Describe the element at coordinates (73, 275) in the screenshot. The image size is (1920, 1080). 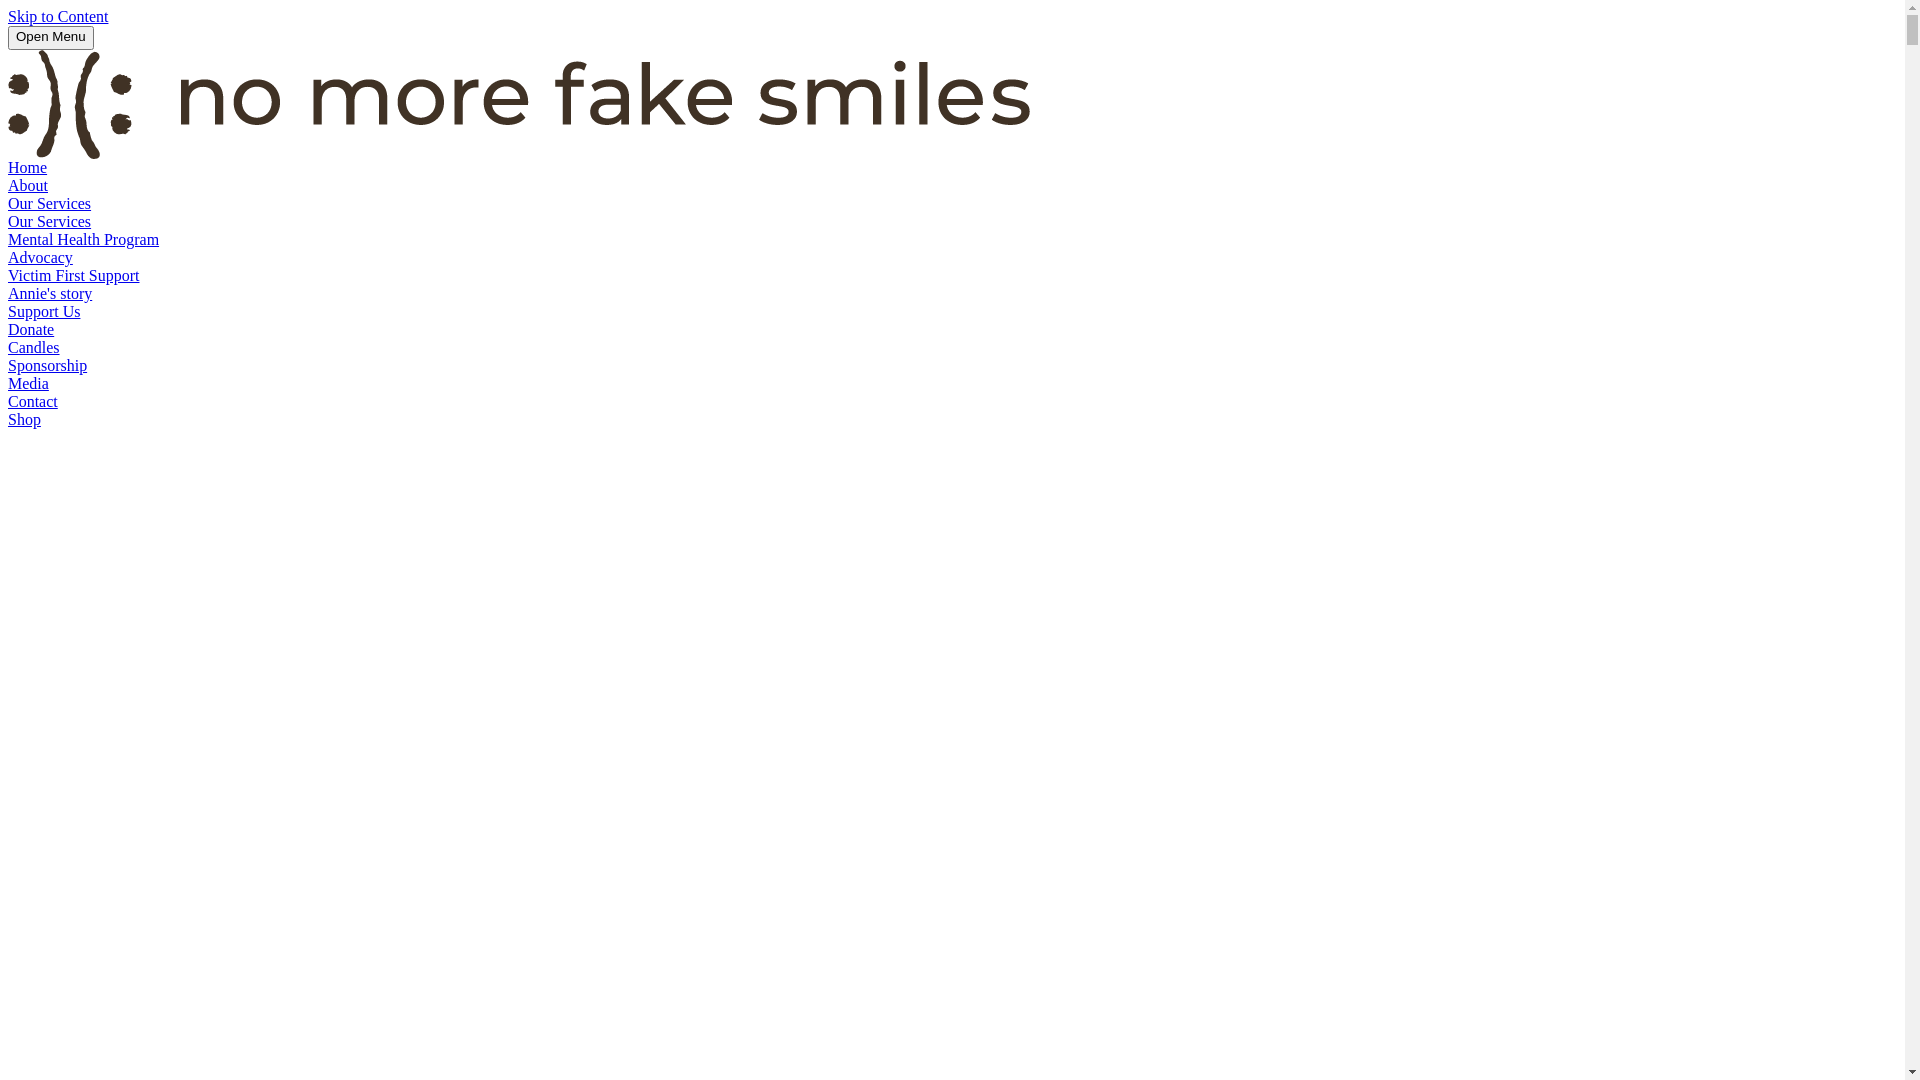
I see `'Victim First Support'` at that location.